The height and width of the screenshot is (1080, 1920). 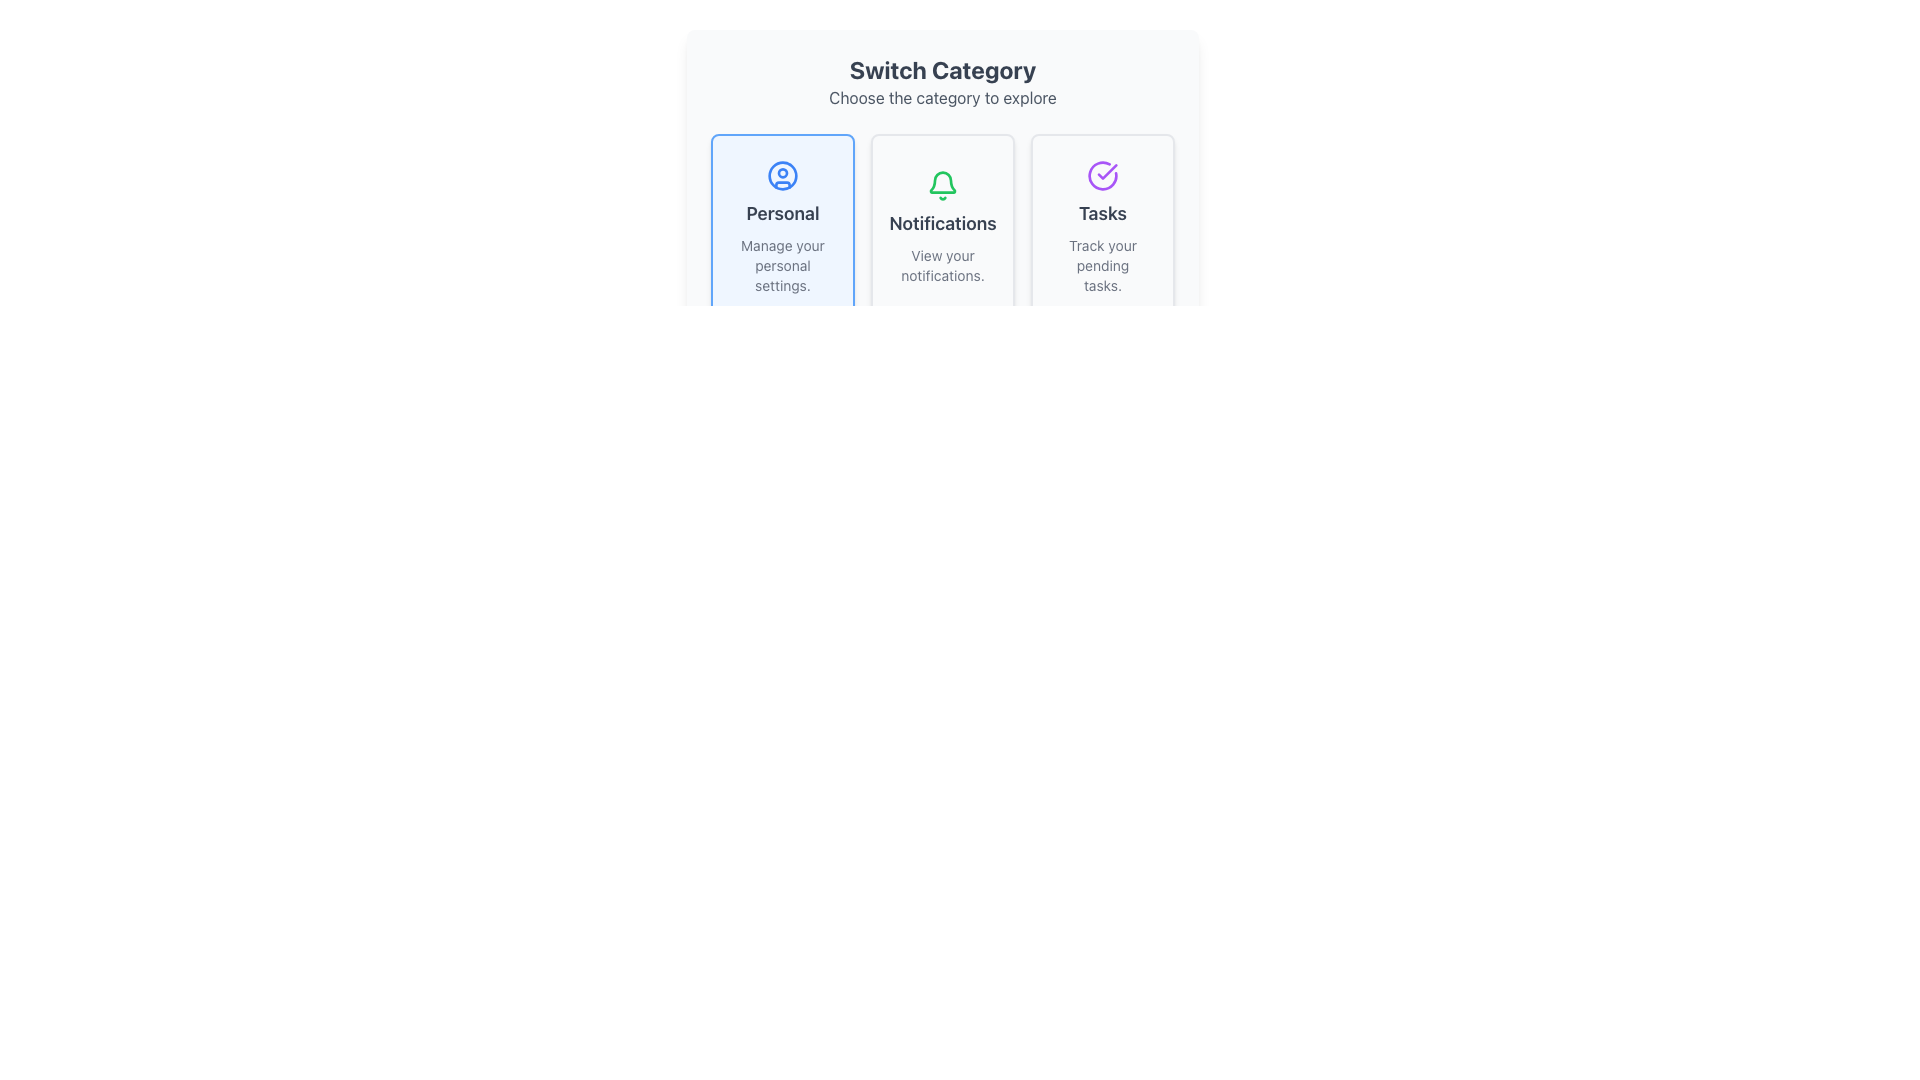 What do you see at coordinates (941, 185) in the screenshot?
I see `the bell-shaped icon located within the 'Notifications' section, which is styled with rounded edges and filled with green color, positioned above the label 'Notifications'` at bounding box center [941, 185].